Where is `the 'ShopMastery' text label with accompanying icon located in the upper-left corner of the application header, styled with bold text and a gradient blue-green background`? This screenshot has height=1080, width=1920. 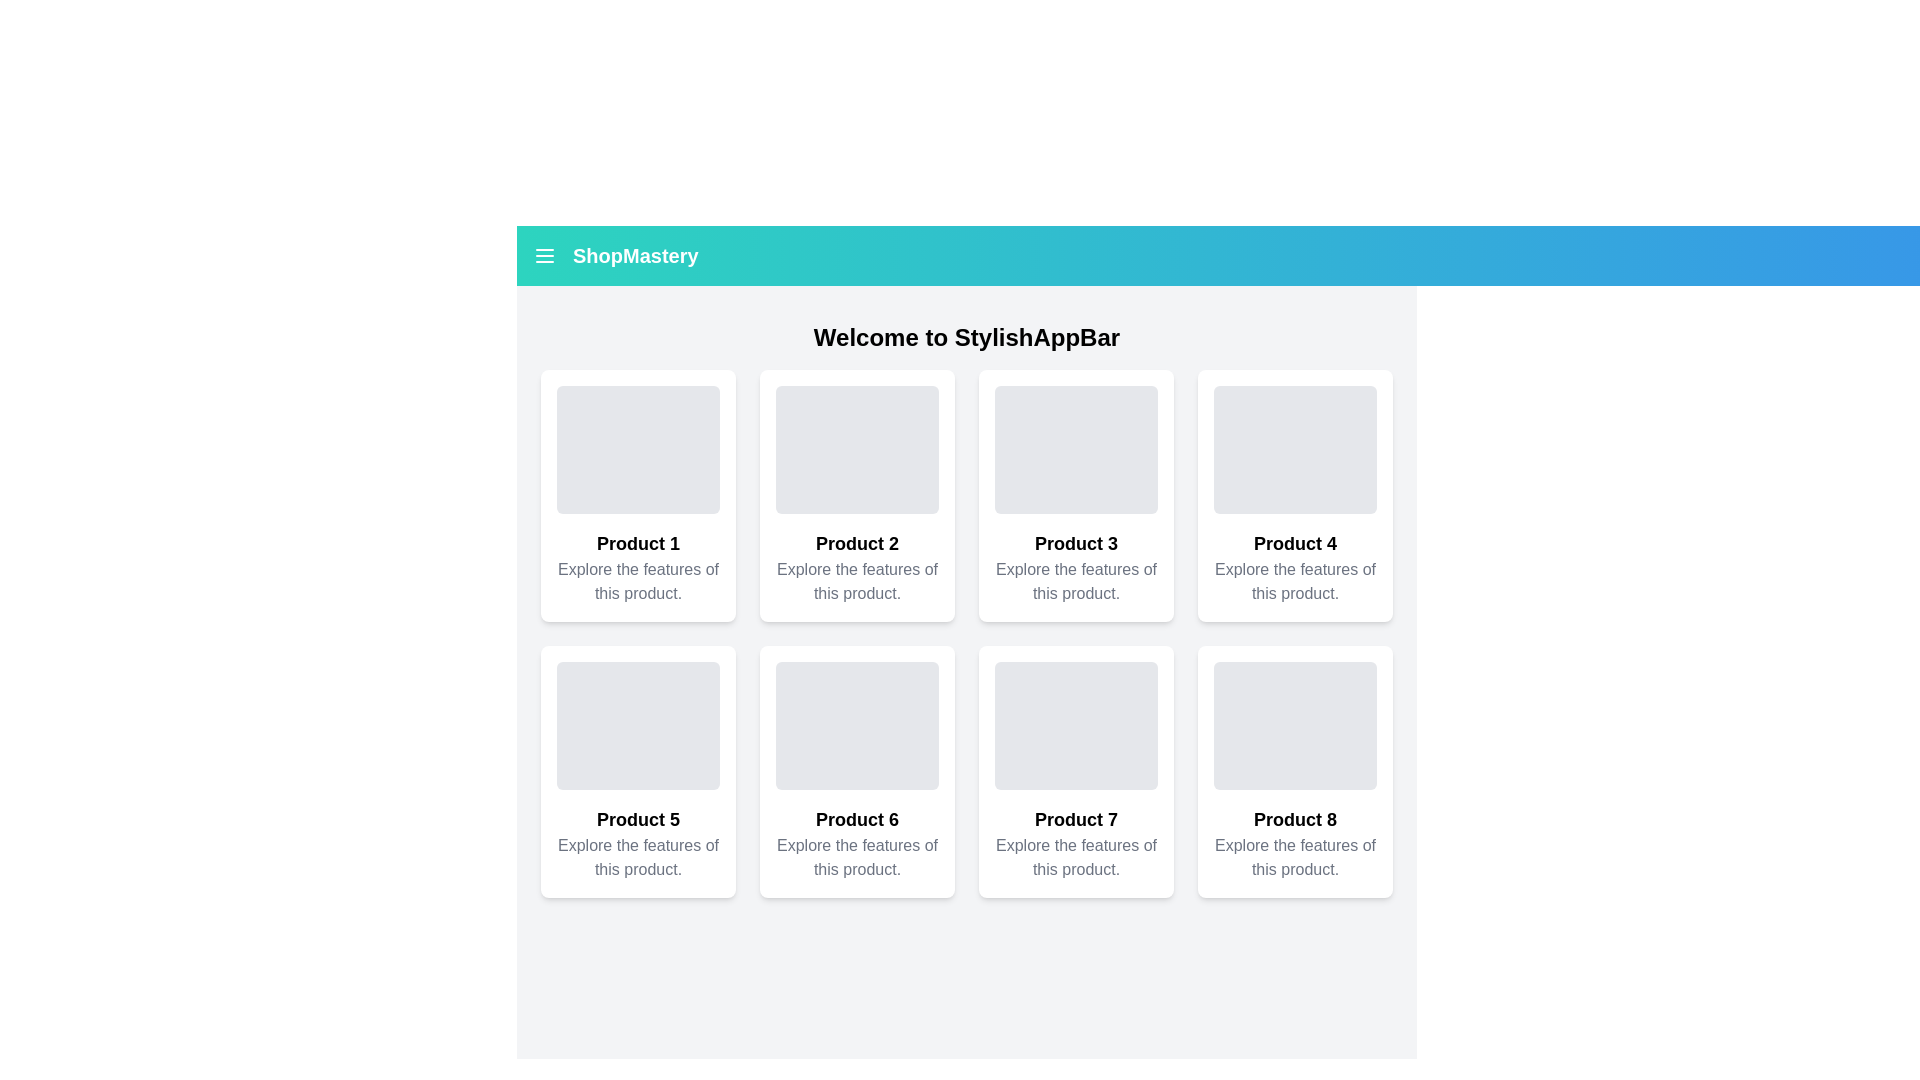 the 'ShopMastery' text label with accompanying icon located in the upper-left corner of the application header, styled with bold text and a gradient blue-green background is located at coordinates (614, 254).